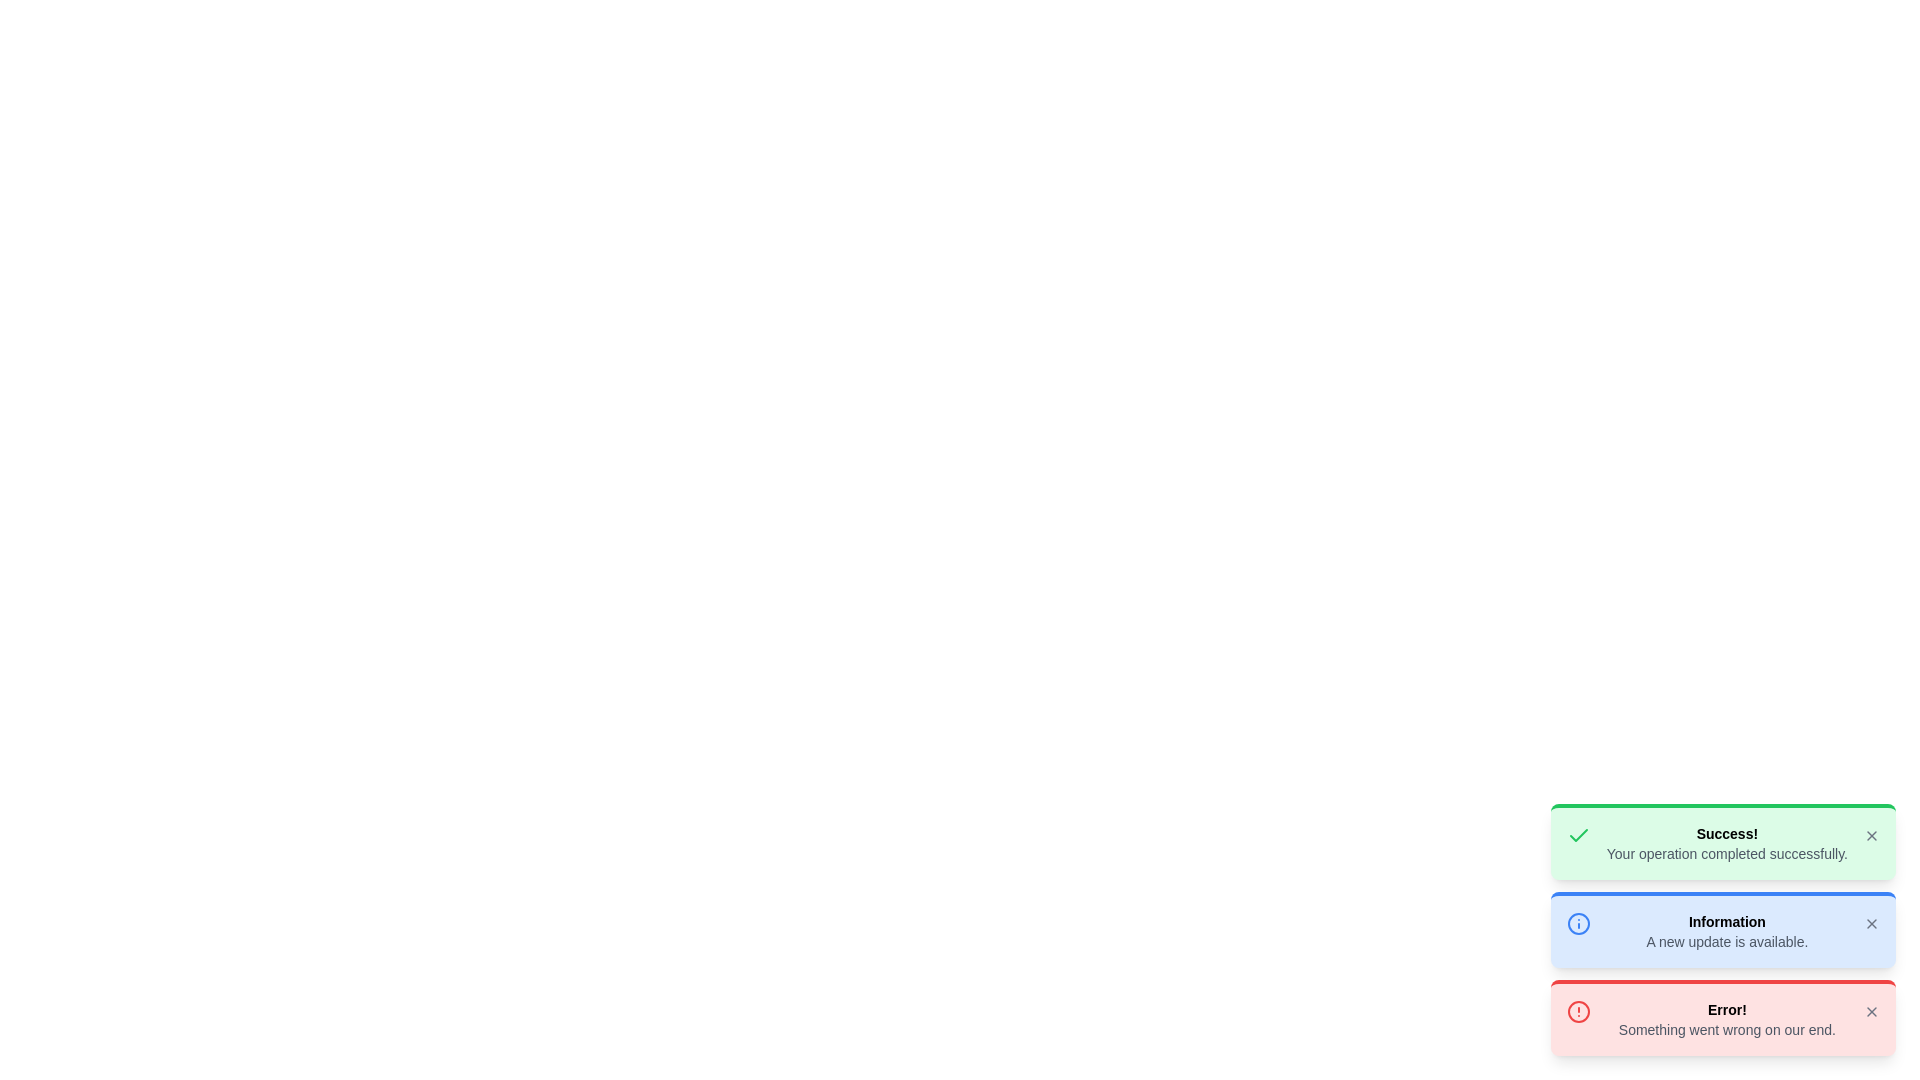 The width and height of the screenshot is (1920, 1080). Describe the element at coordinates (1577, 835) in the screenshot. I see `the success indicator icon located inside the green notification box that displays 'Success! Your operation completed successfully.'` at that location.